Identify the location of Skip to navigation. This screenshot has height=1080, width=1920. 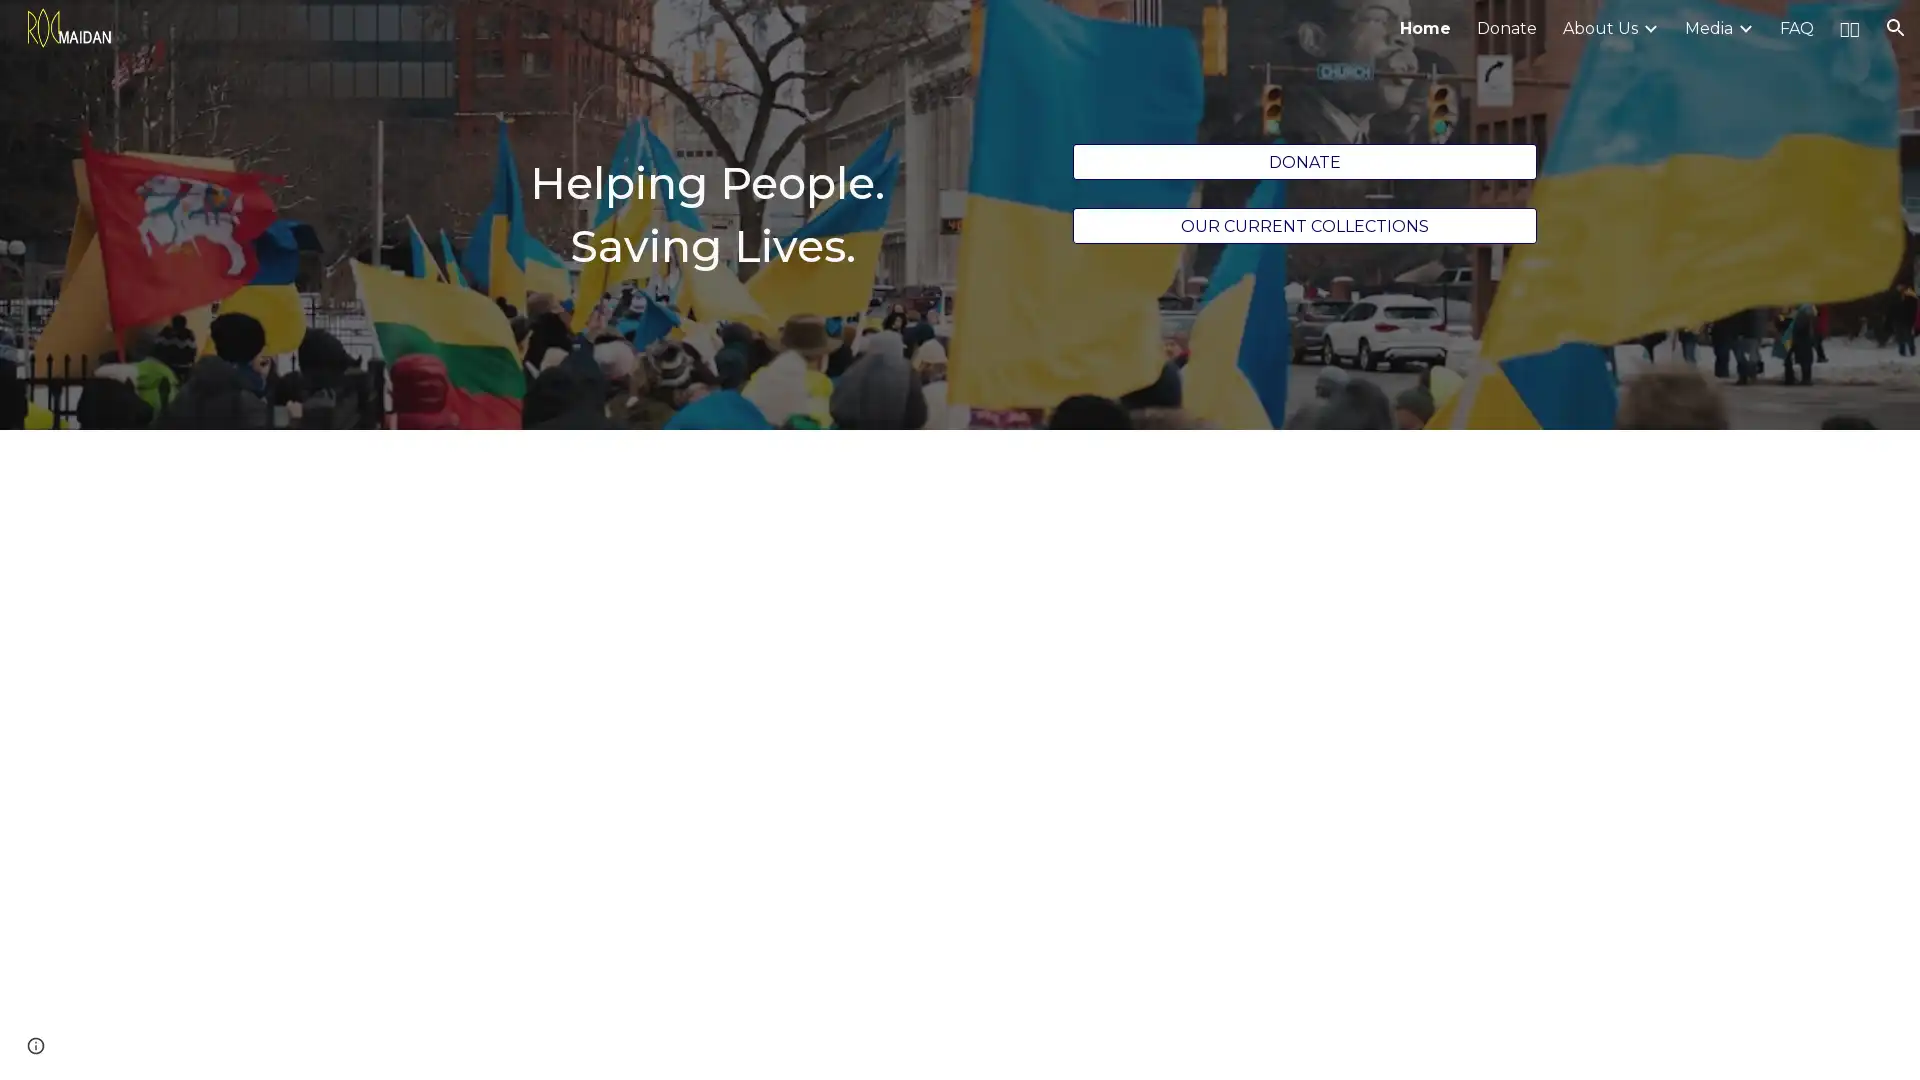
(1139, 37).